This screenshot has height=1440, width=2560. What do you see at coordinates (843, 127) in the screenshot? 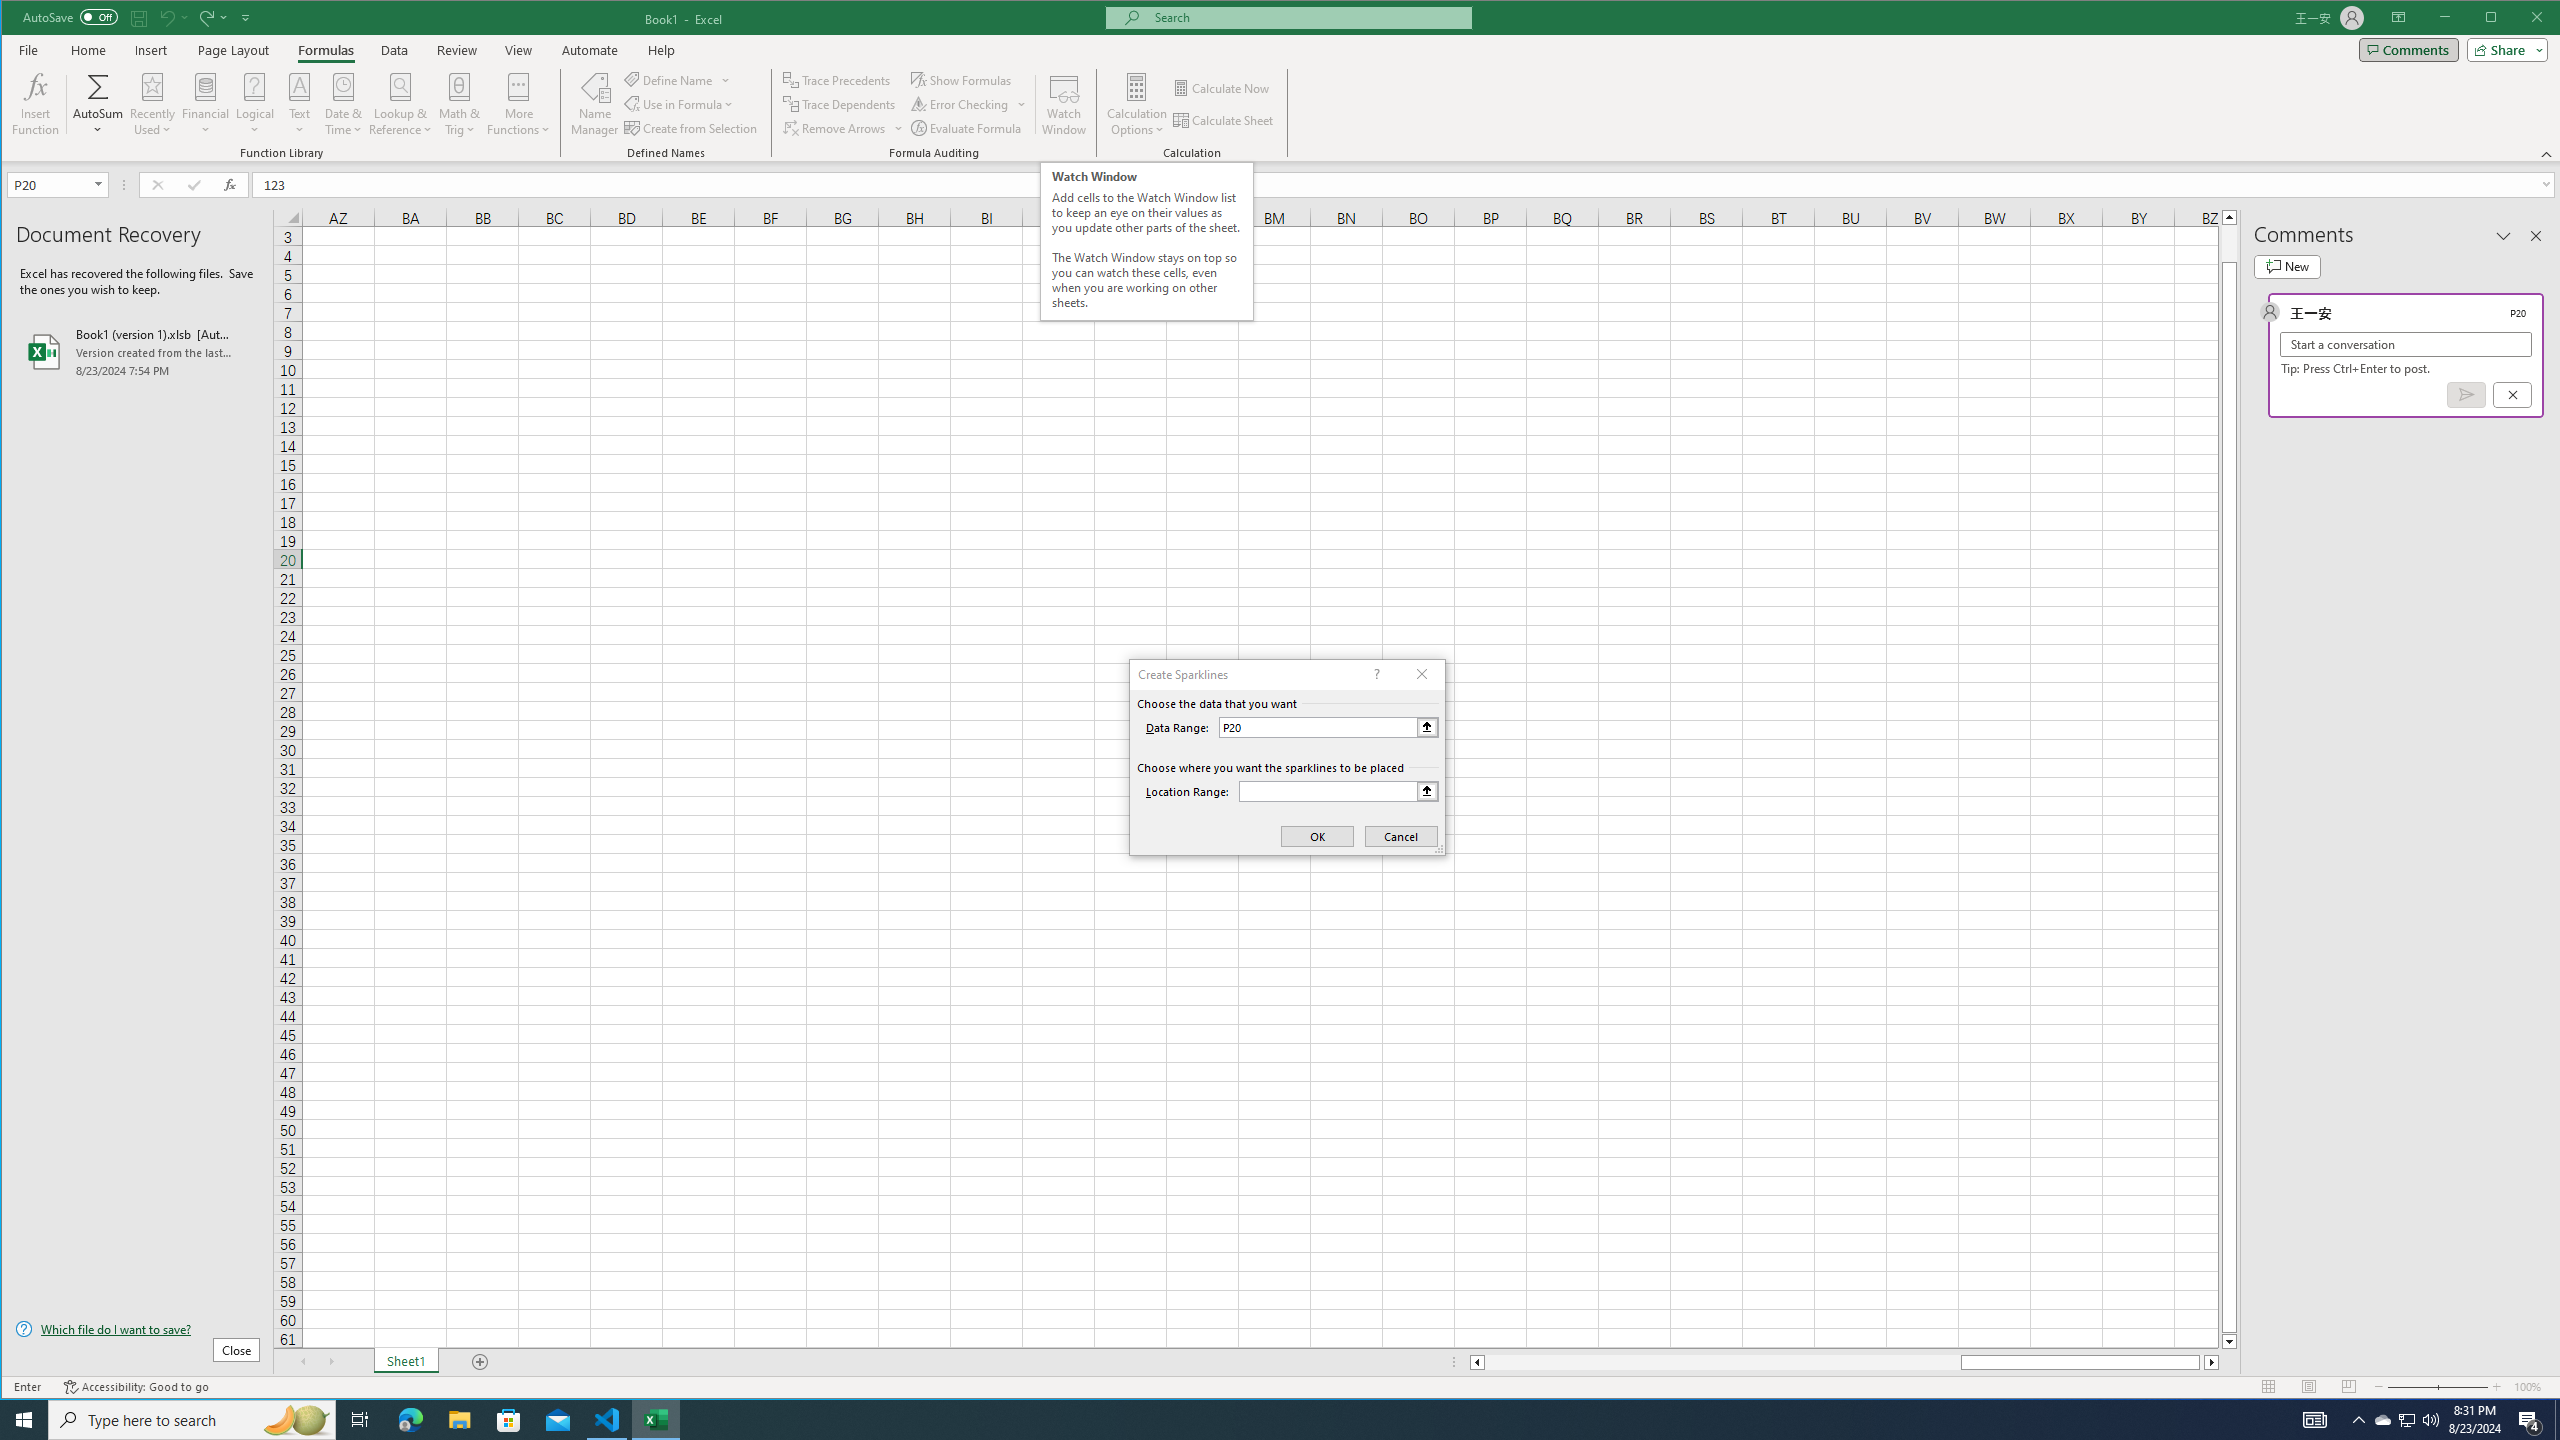
I see `'Remove Arrows'` at bounding box center [843, 127].